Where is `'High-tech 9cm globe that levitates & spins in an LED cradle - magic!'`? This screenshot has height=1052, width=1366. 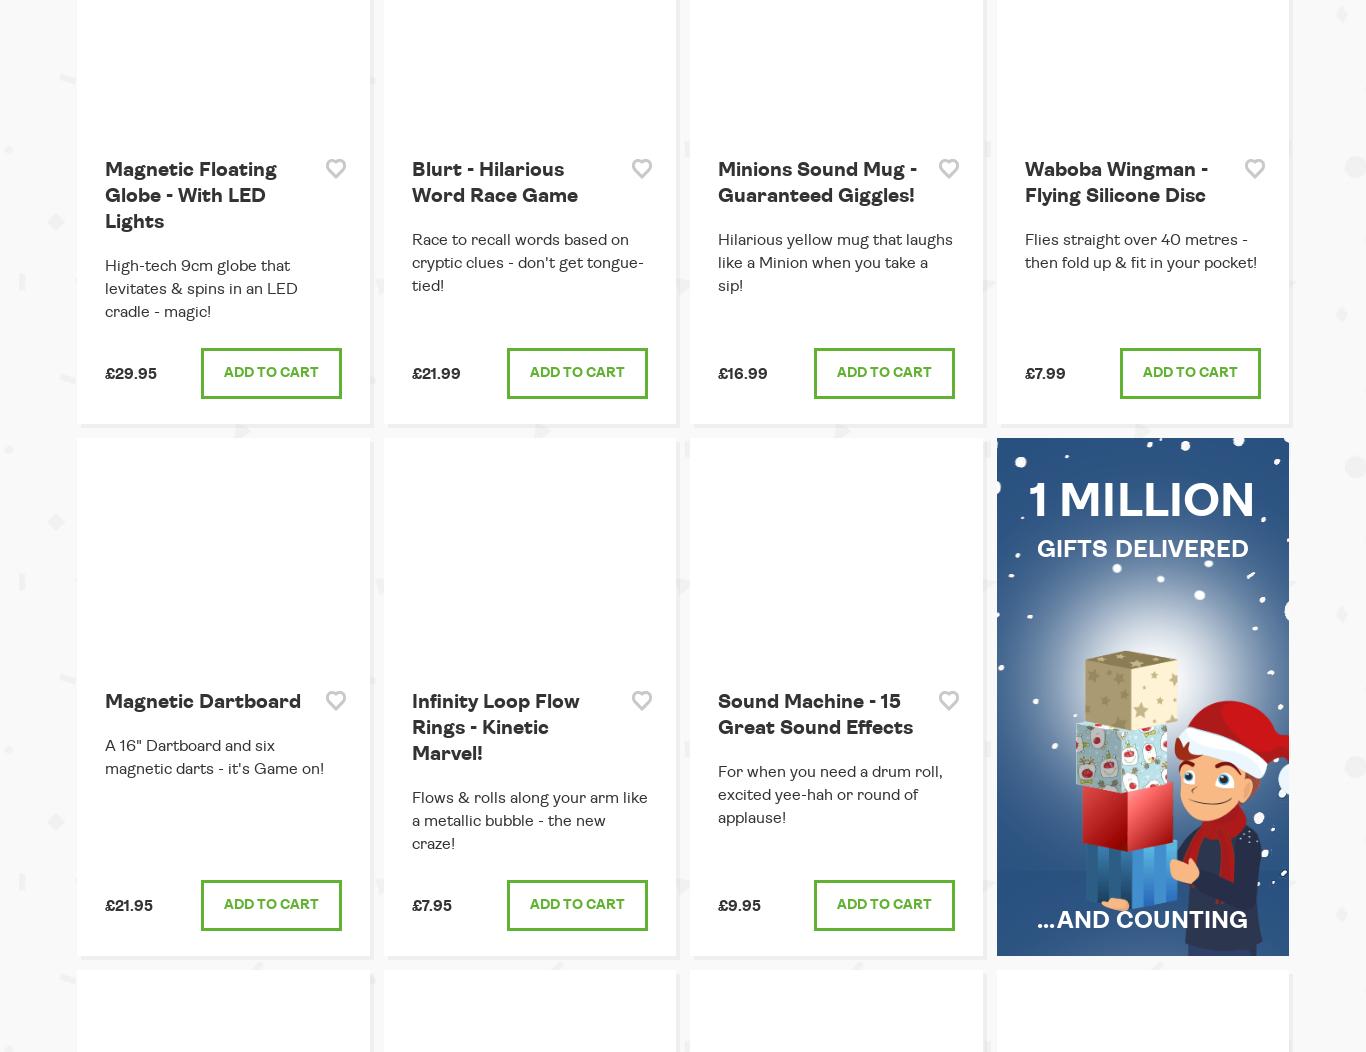
'High-tech 9cm globe that levitates & spins in an LED cradle - magic!' is located at coordinates (200, 288).